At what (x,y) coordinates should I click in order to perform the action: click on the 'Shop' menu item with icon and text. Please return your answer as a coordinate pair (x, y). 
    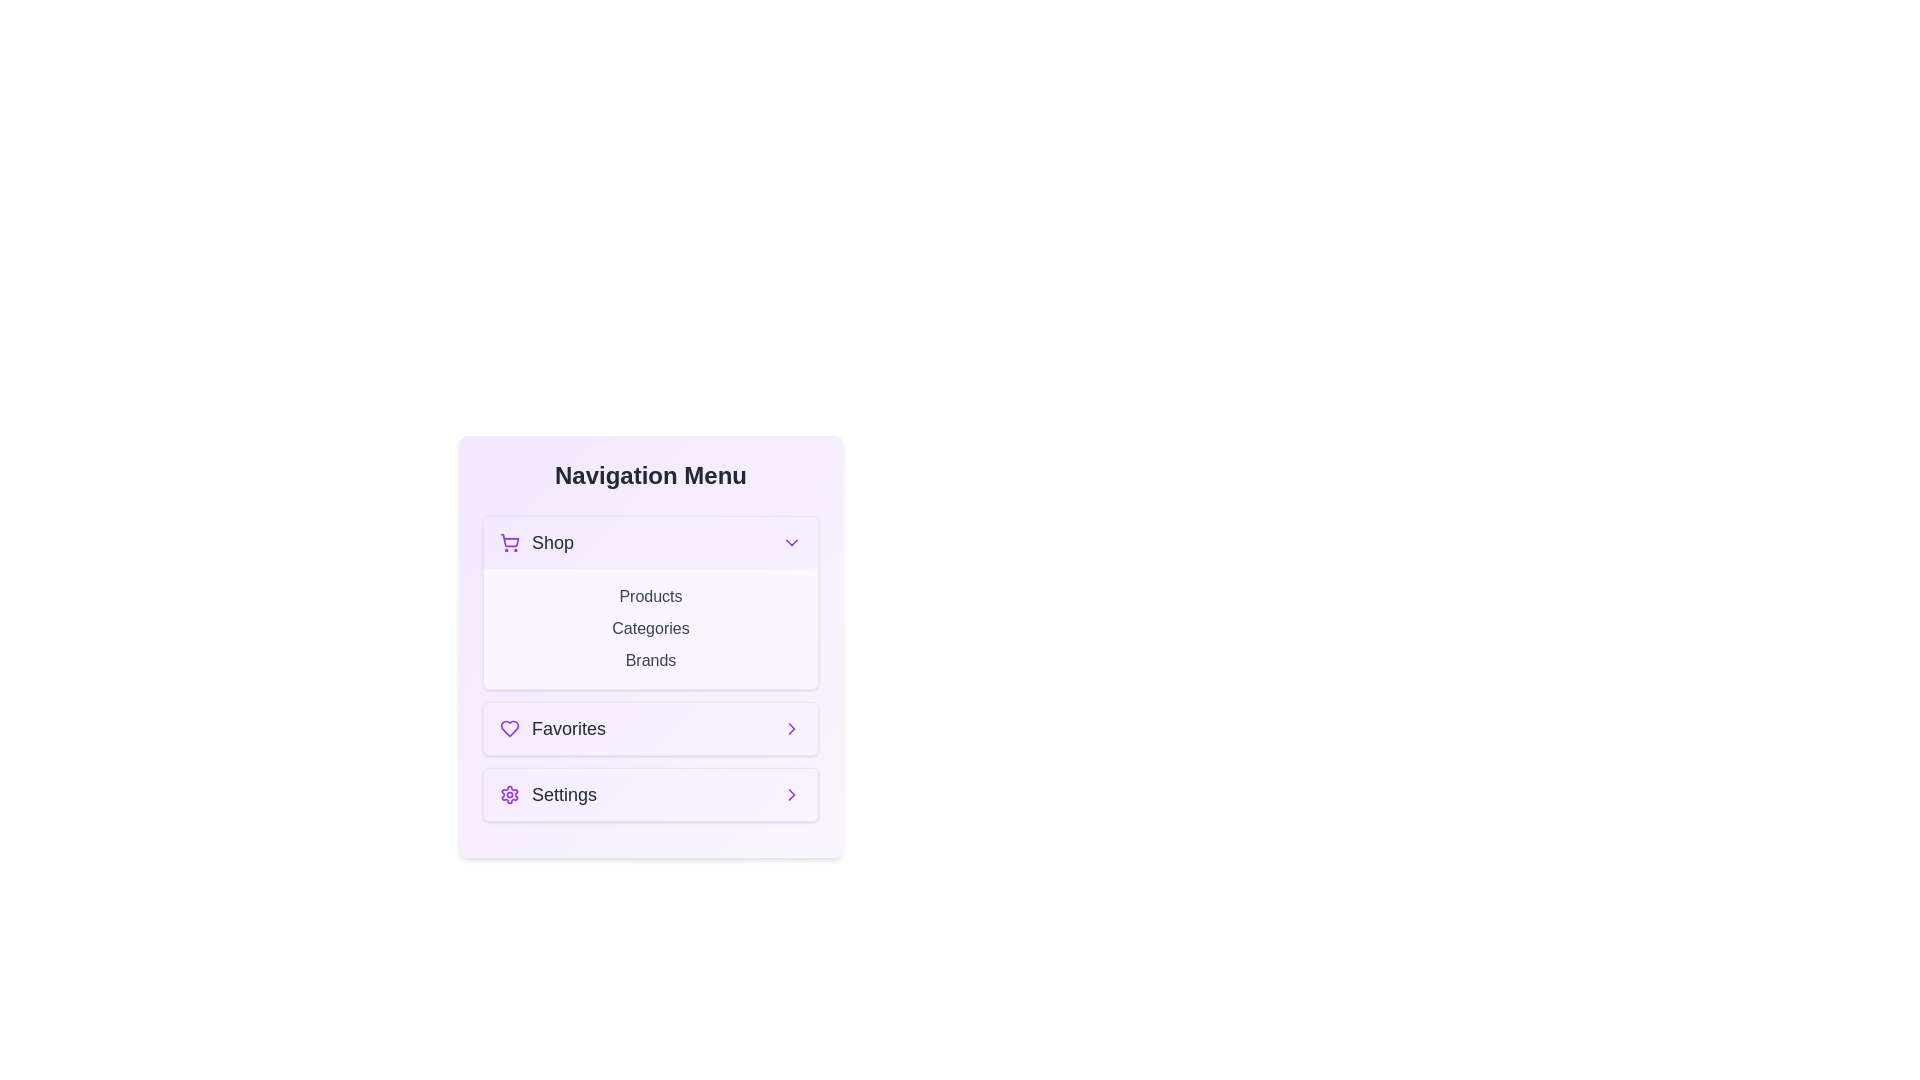
    Looking at the image, I should click on (537, 543).